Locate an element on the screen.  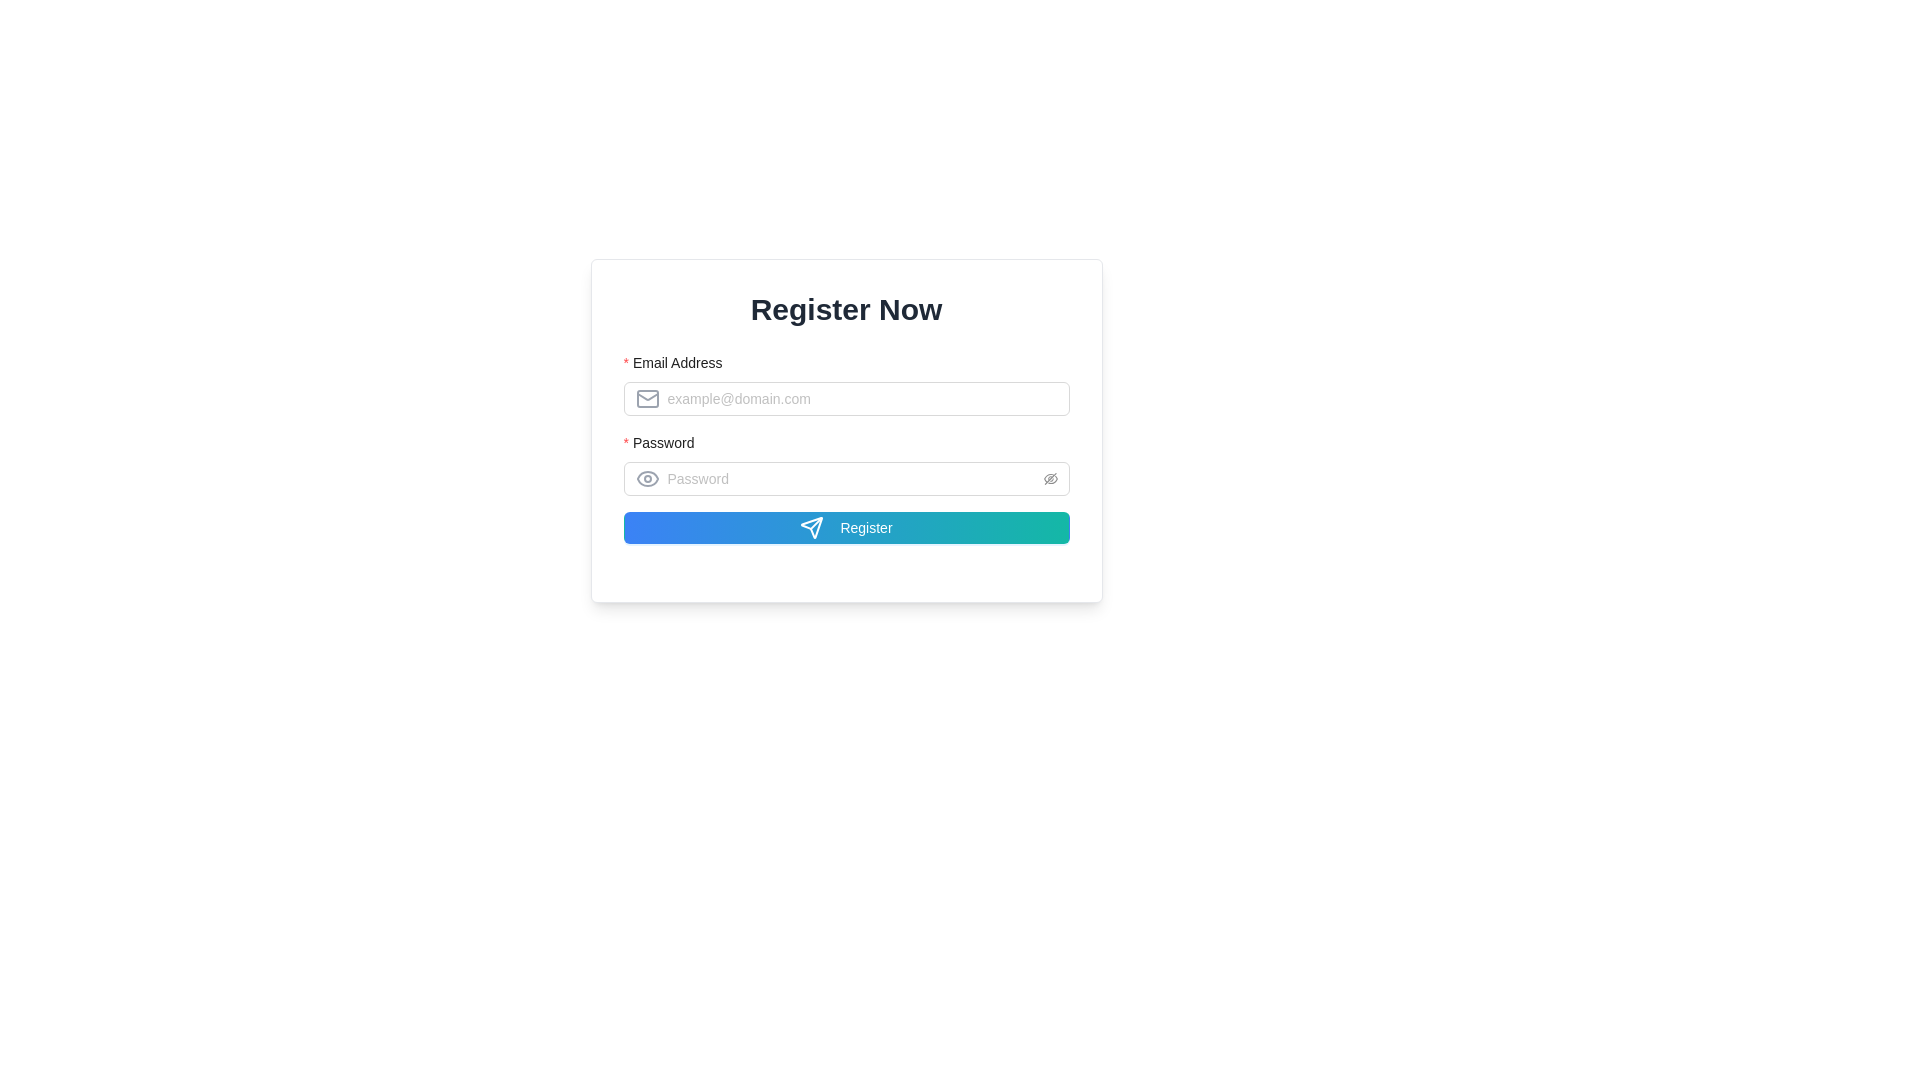
title displayed as 'Register Now', which is a large, bold text header centered at the top of the registration form is located at coordinates (846, 309).